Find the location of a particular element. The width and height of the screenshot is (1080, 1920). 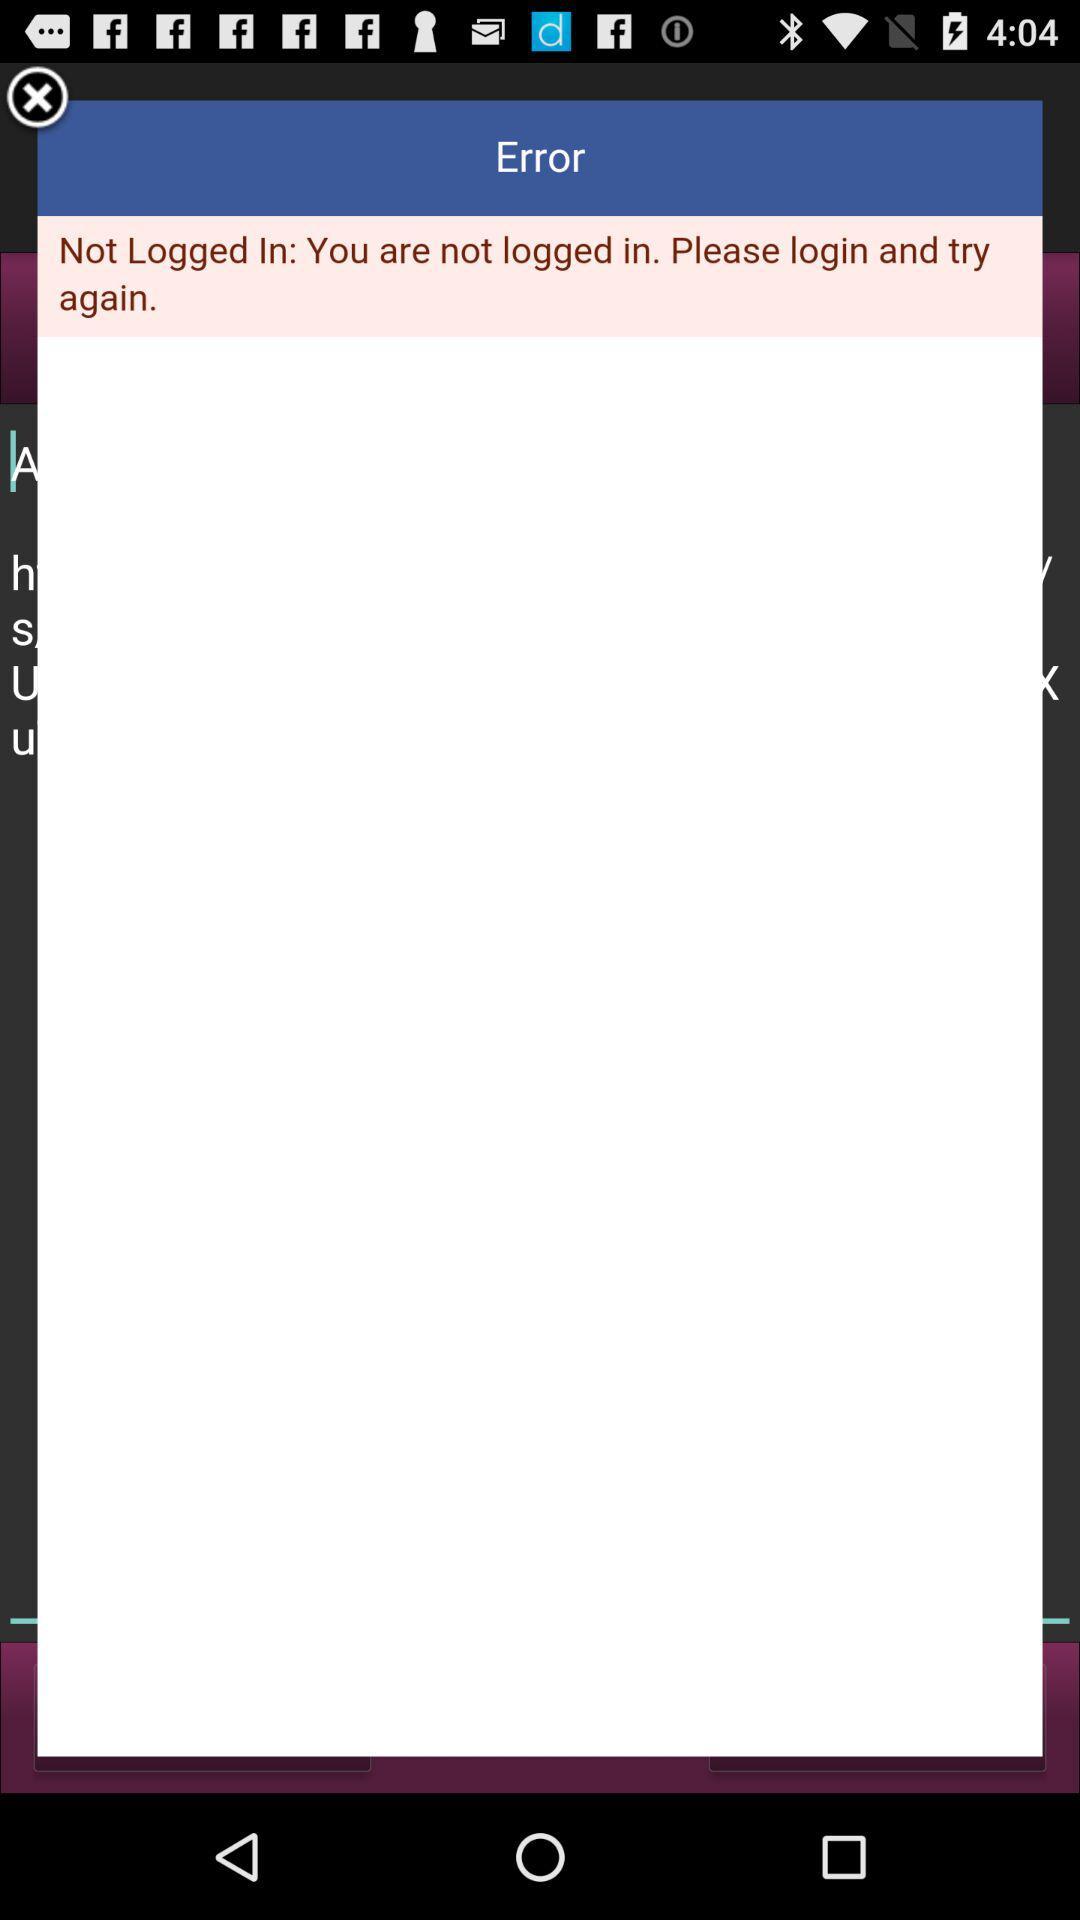

window is located at coordinates (37, 99).